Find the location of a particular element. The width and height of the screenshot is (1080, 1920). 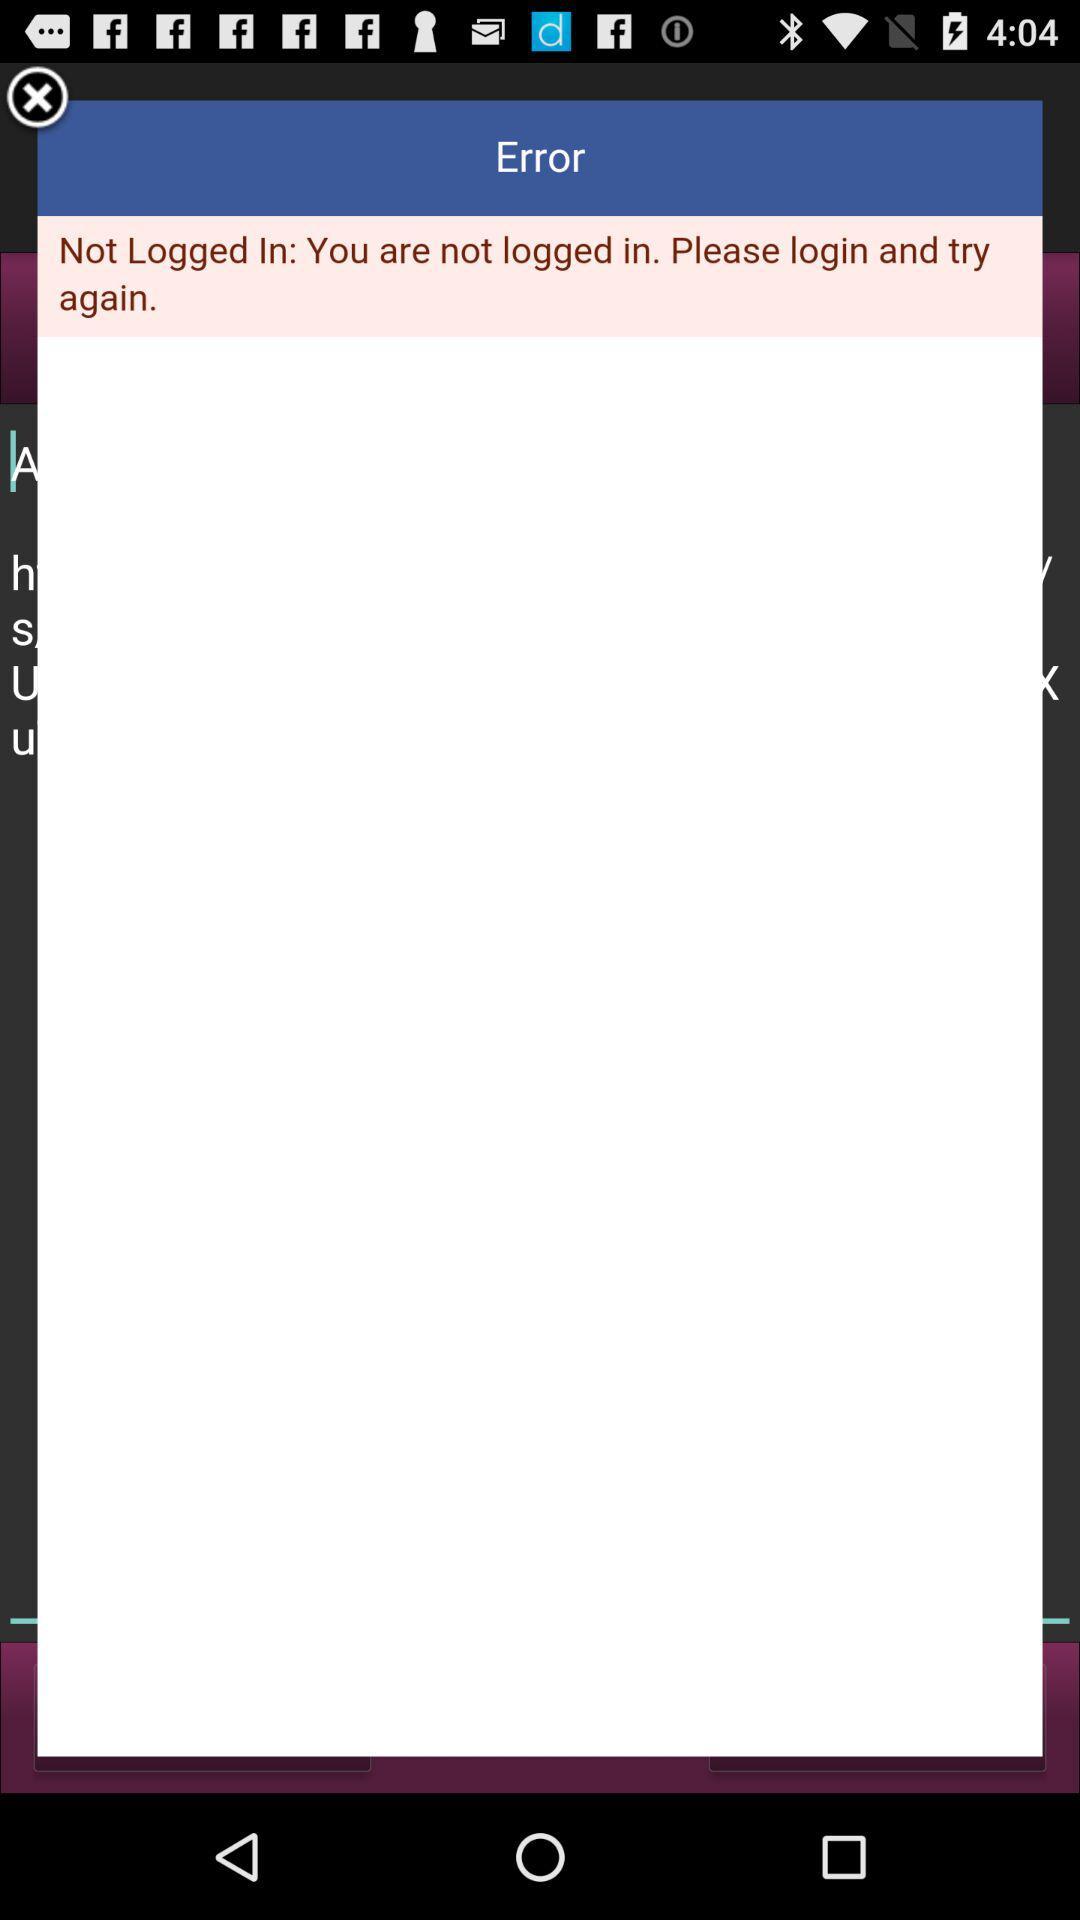

window is located at coordinates (37, 99).